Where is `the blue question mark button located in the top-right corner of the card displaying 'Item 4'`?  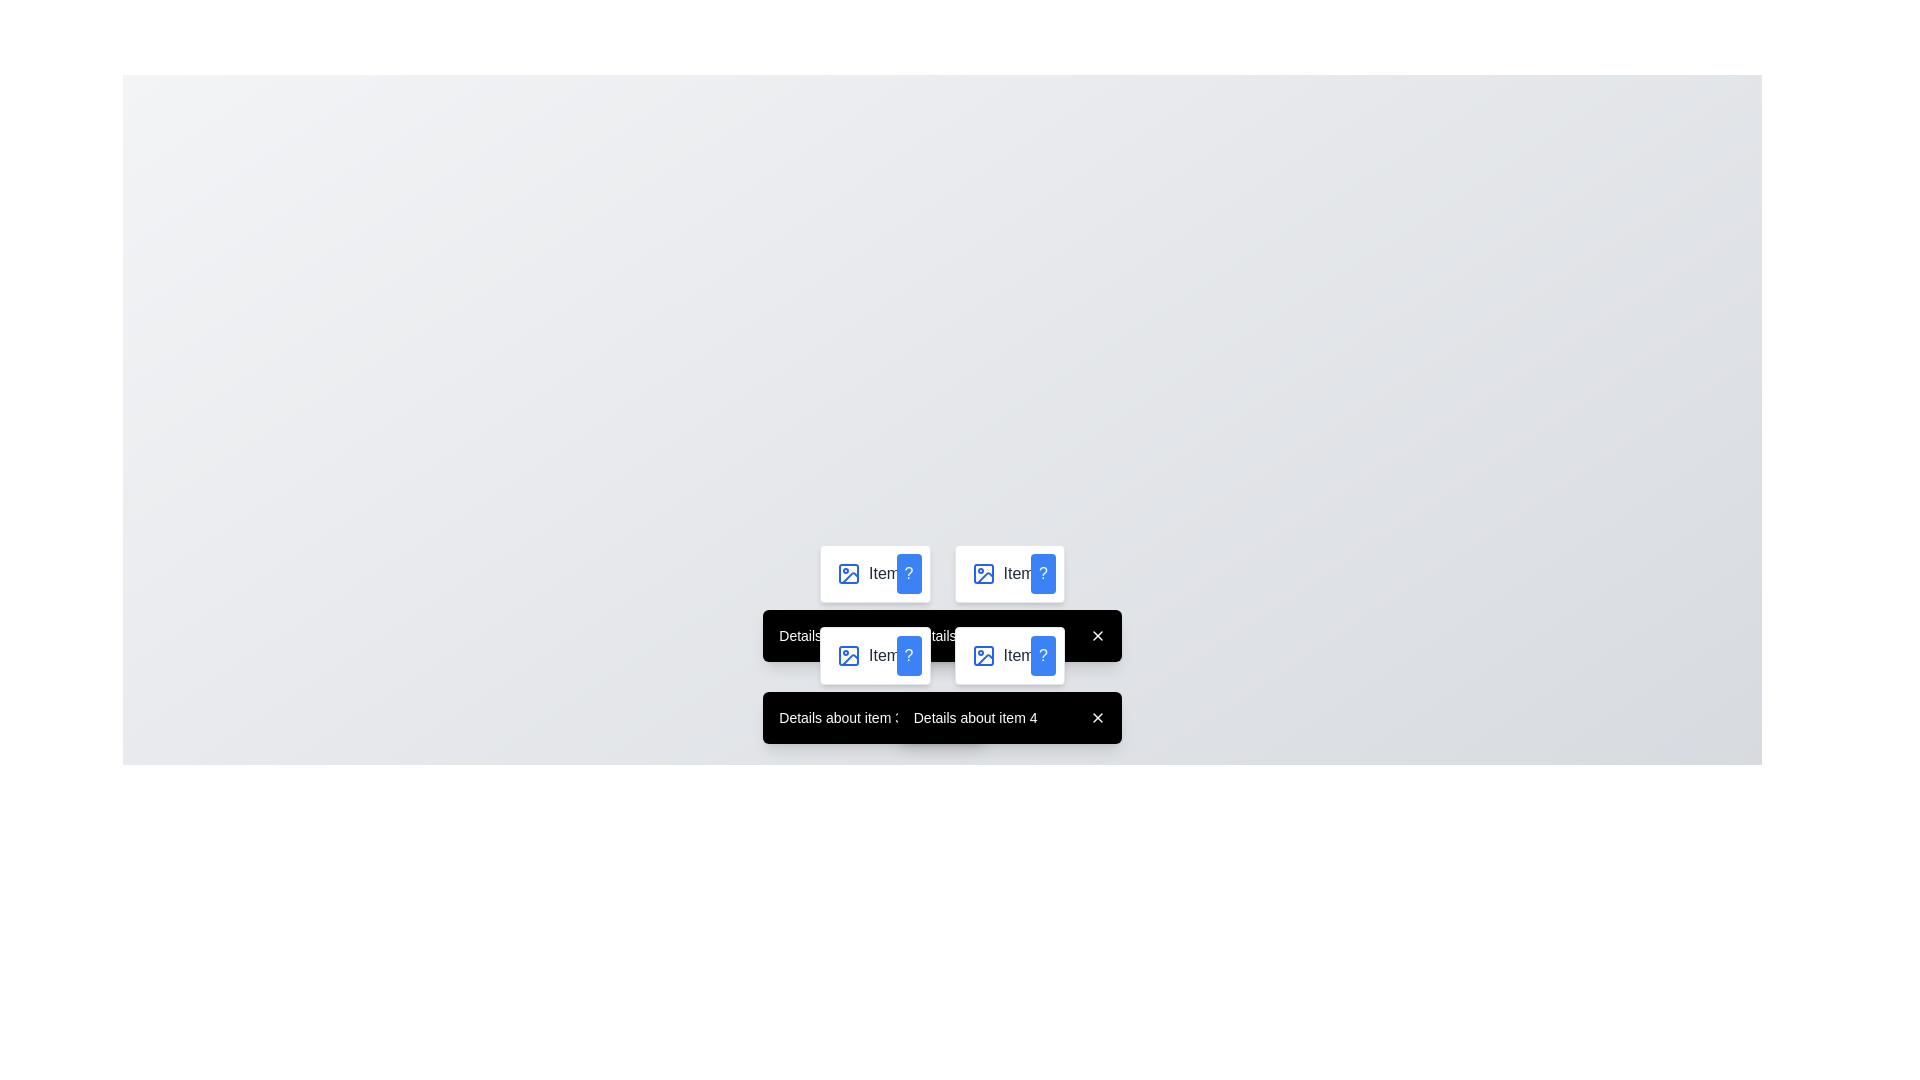 the blue question mark button located in the top-right corner of the card displaying 'Item 4' is located at coordinates (1042, 655).